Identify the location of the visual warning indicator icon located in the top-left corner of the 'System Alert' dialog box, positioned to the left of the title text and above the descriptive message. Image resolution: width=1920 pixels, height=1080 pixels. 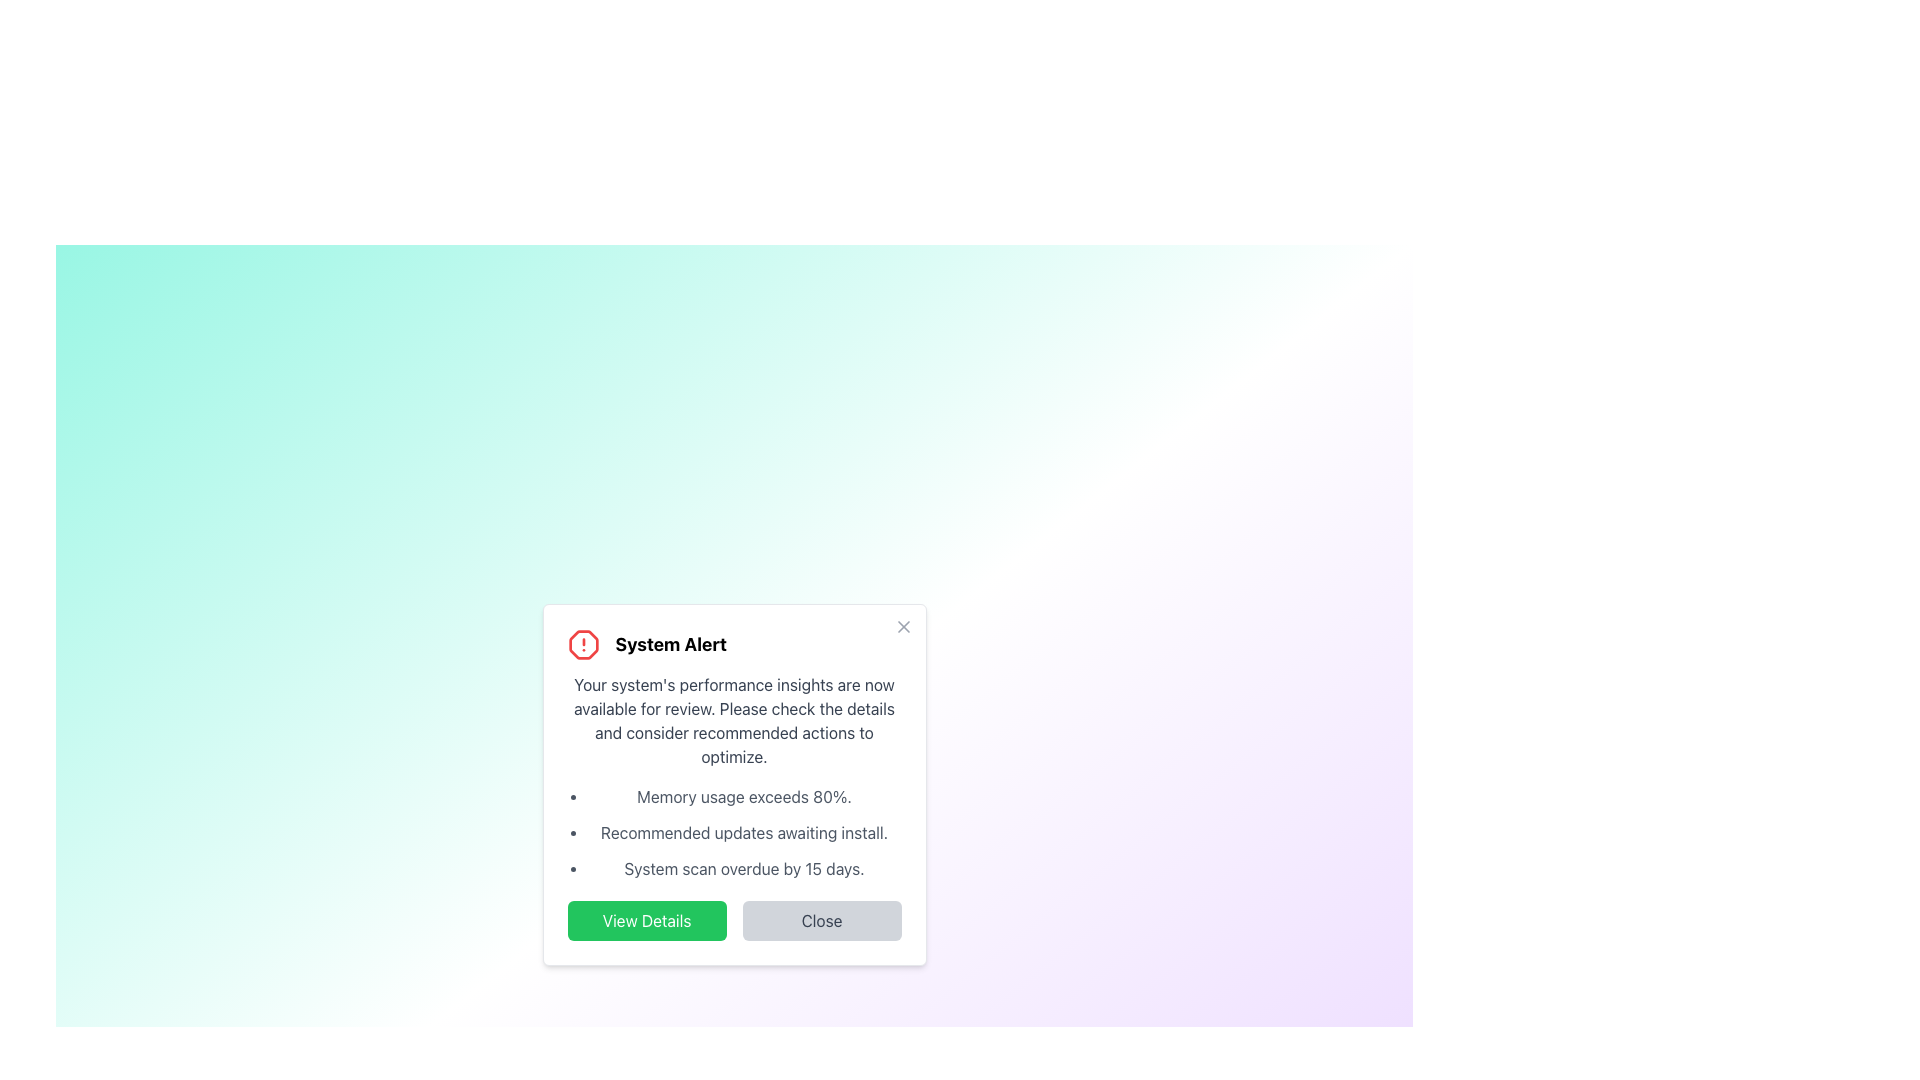
(582, 644).